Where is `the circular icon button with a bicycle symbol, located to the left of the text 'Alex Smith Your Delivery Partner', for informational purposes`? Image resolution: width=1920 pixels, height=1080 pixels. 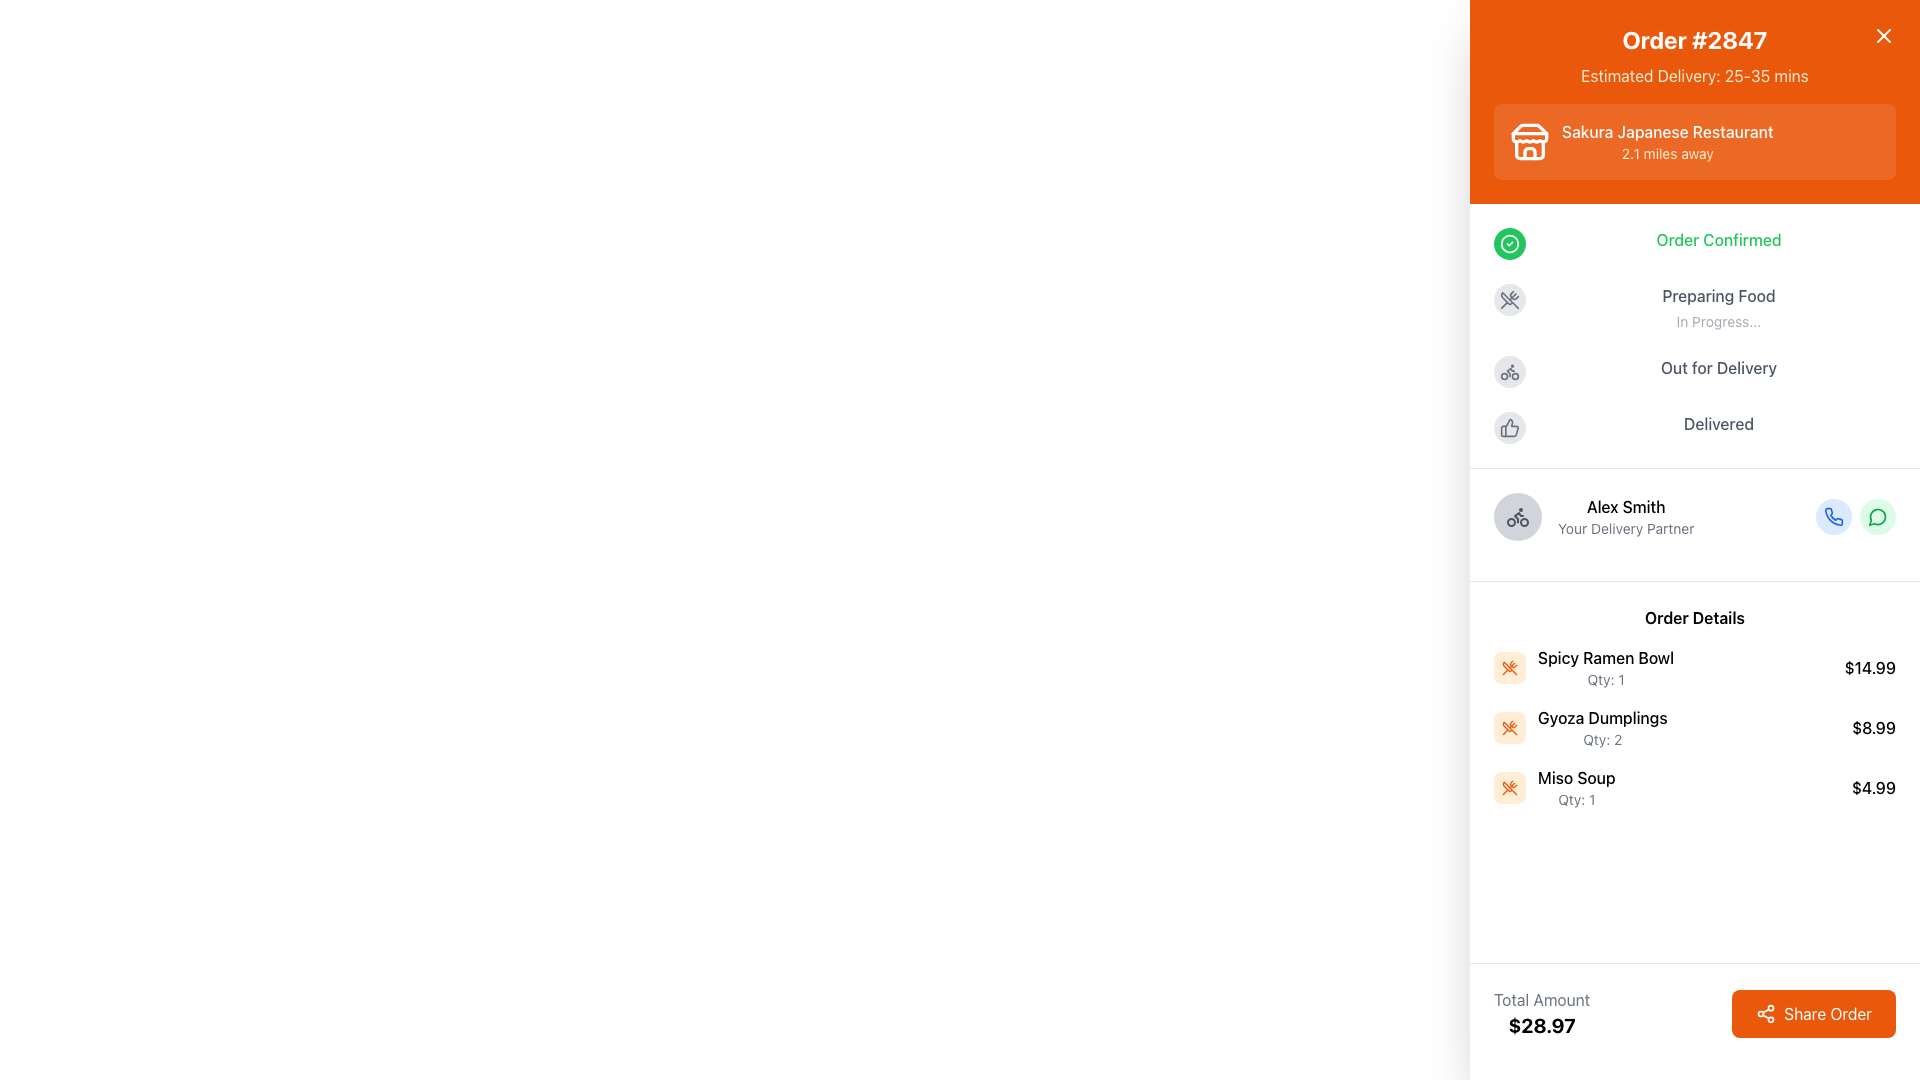 the circular icon button with a bicycle symbol, located to the left of the text 'Alex Smith Your Delivery Partner', for informational purposes is located at coordinates (1517, 515).